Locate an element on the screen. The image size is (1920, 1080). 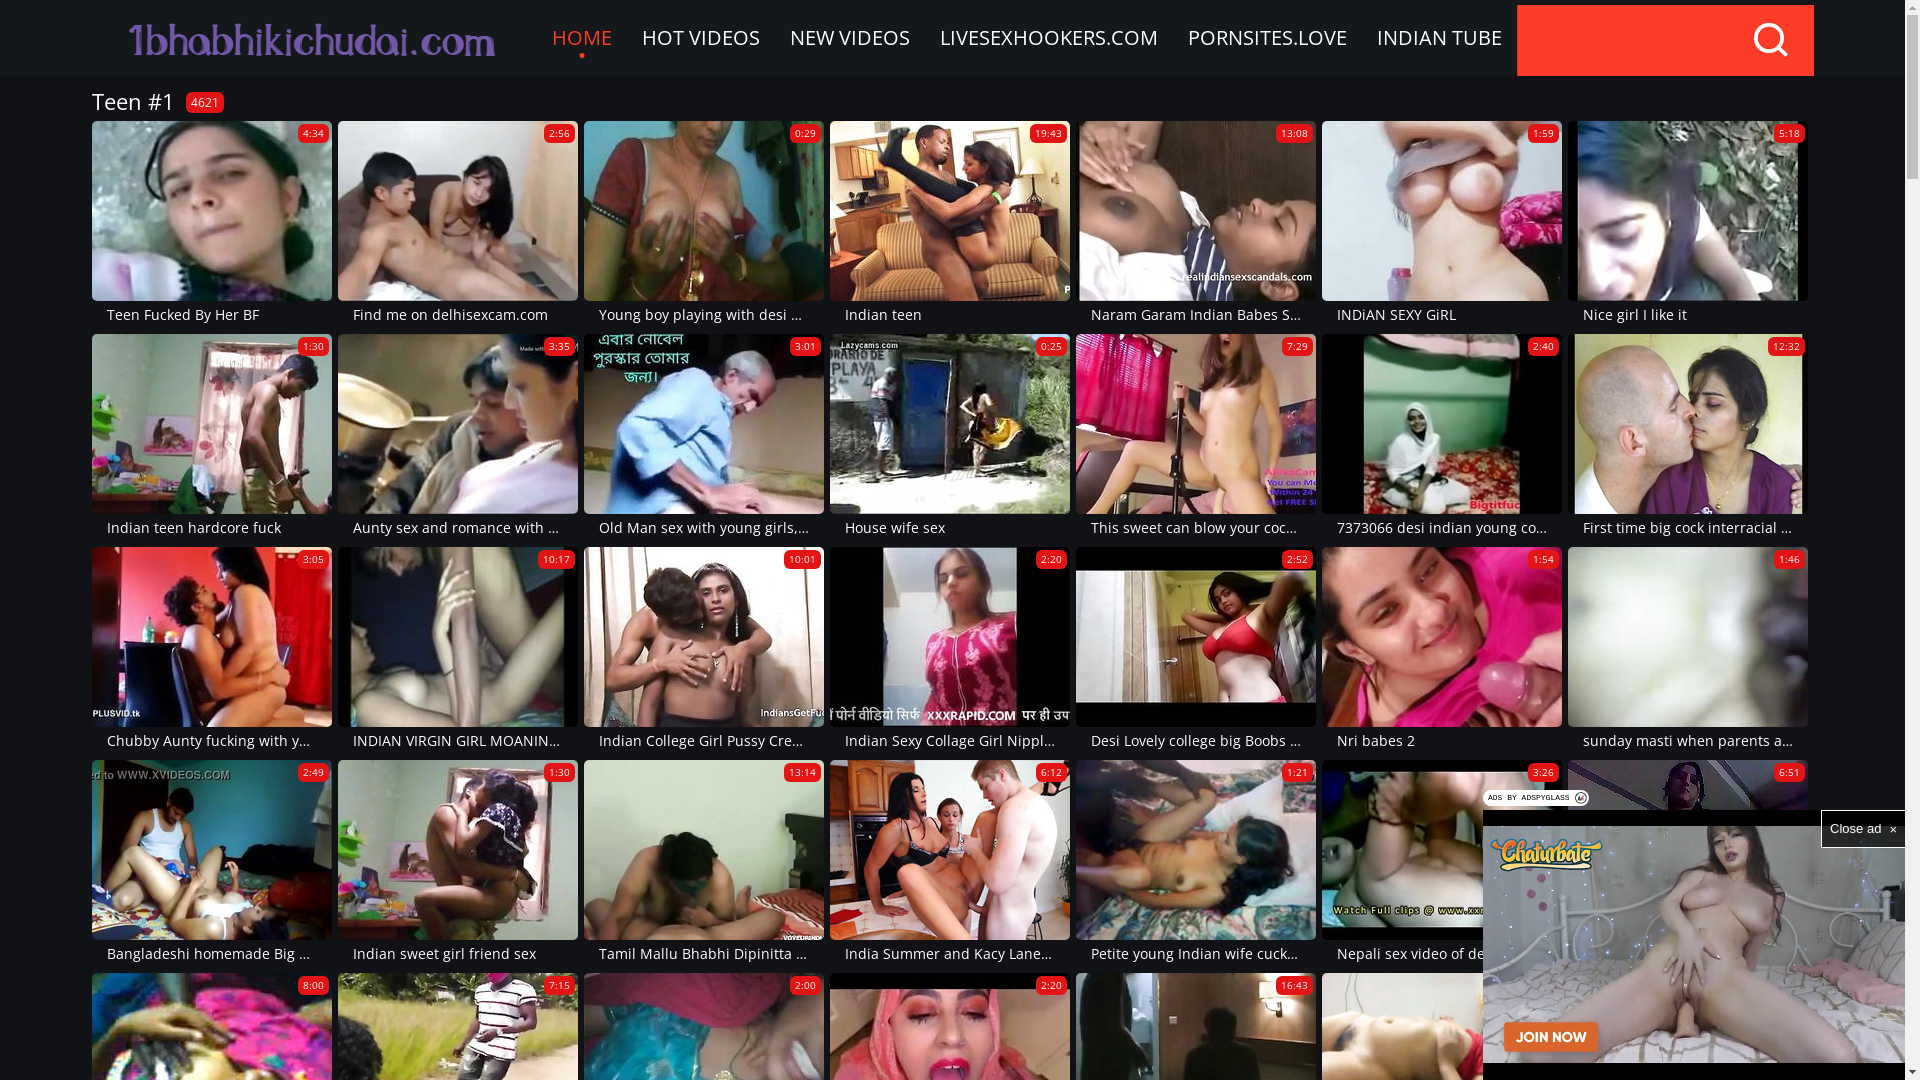
'HOME' is located at coordinates (579, 38).